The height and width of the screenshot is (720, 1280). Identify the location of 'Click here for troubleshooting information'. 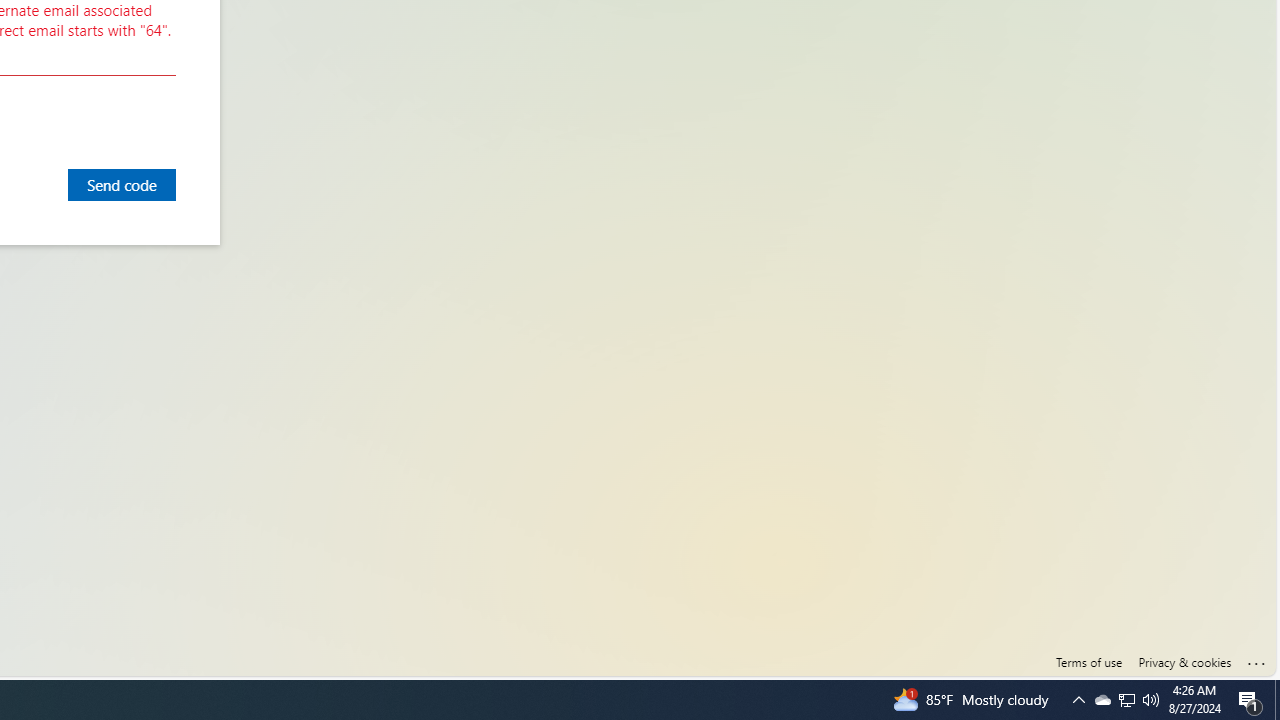
(1256, 659).